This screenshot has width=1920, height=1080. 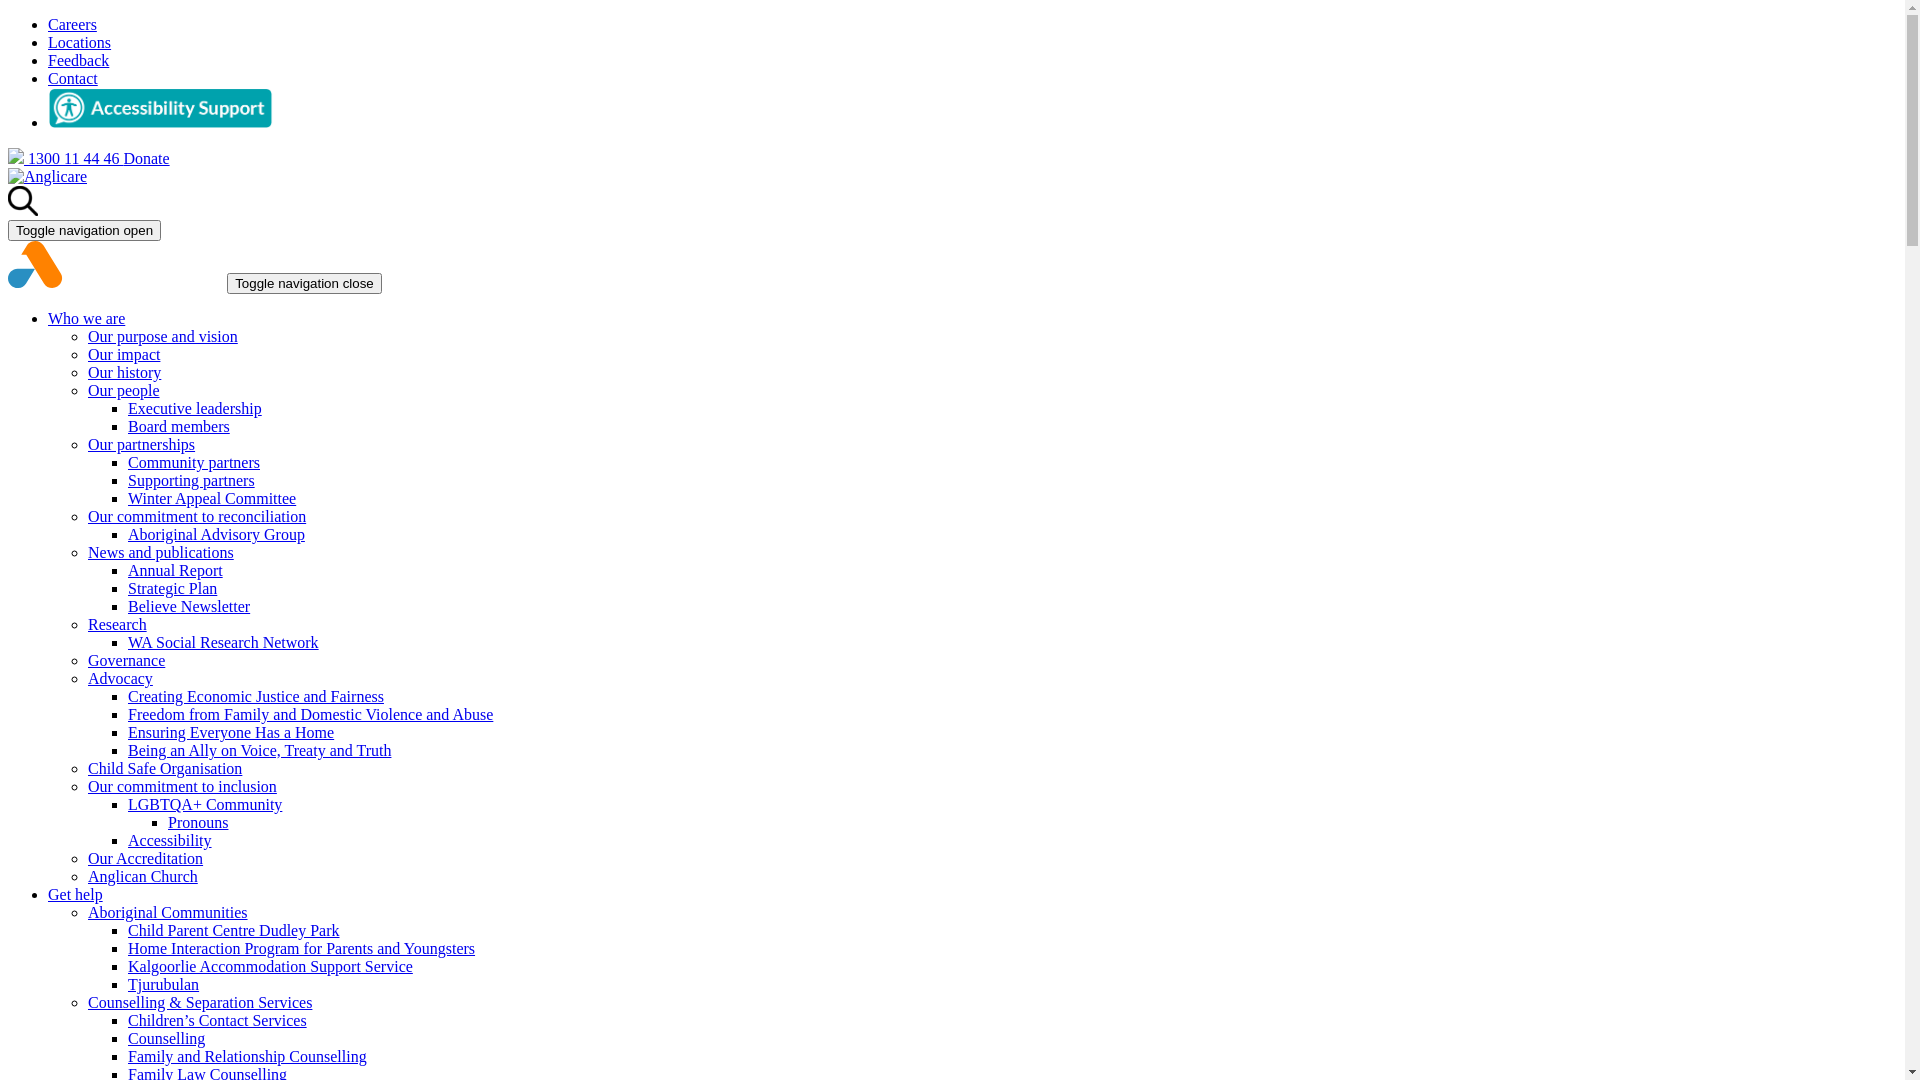 What do you see at coordinates (72, 24) in the screenshot?
I see `'Careers'` at bounding box center [72, 24].